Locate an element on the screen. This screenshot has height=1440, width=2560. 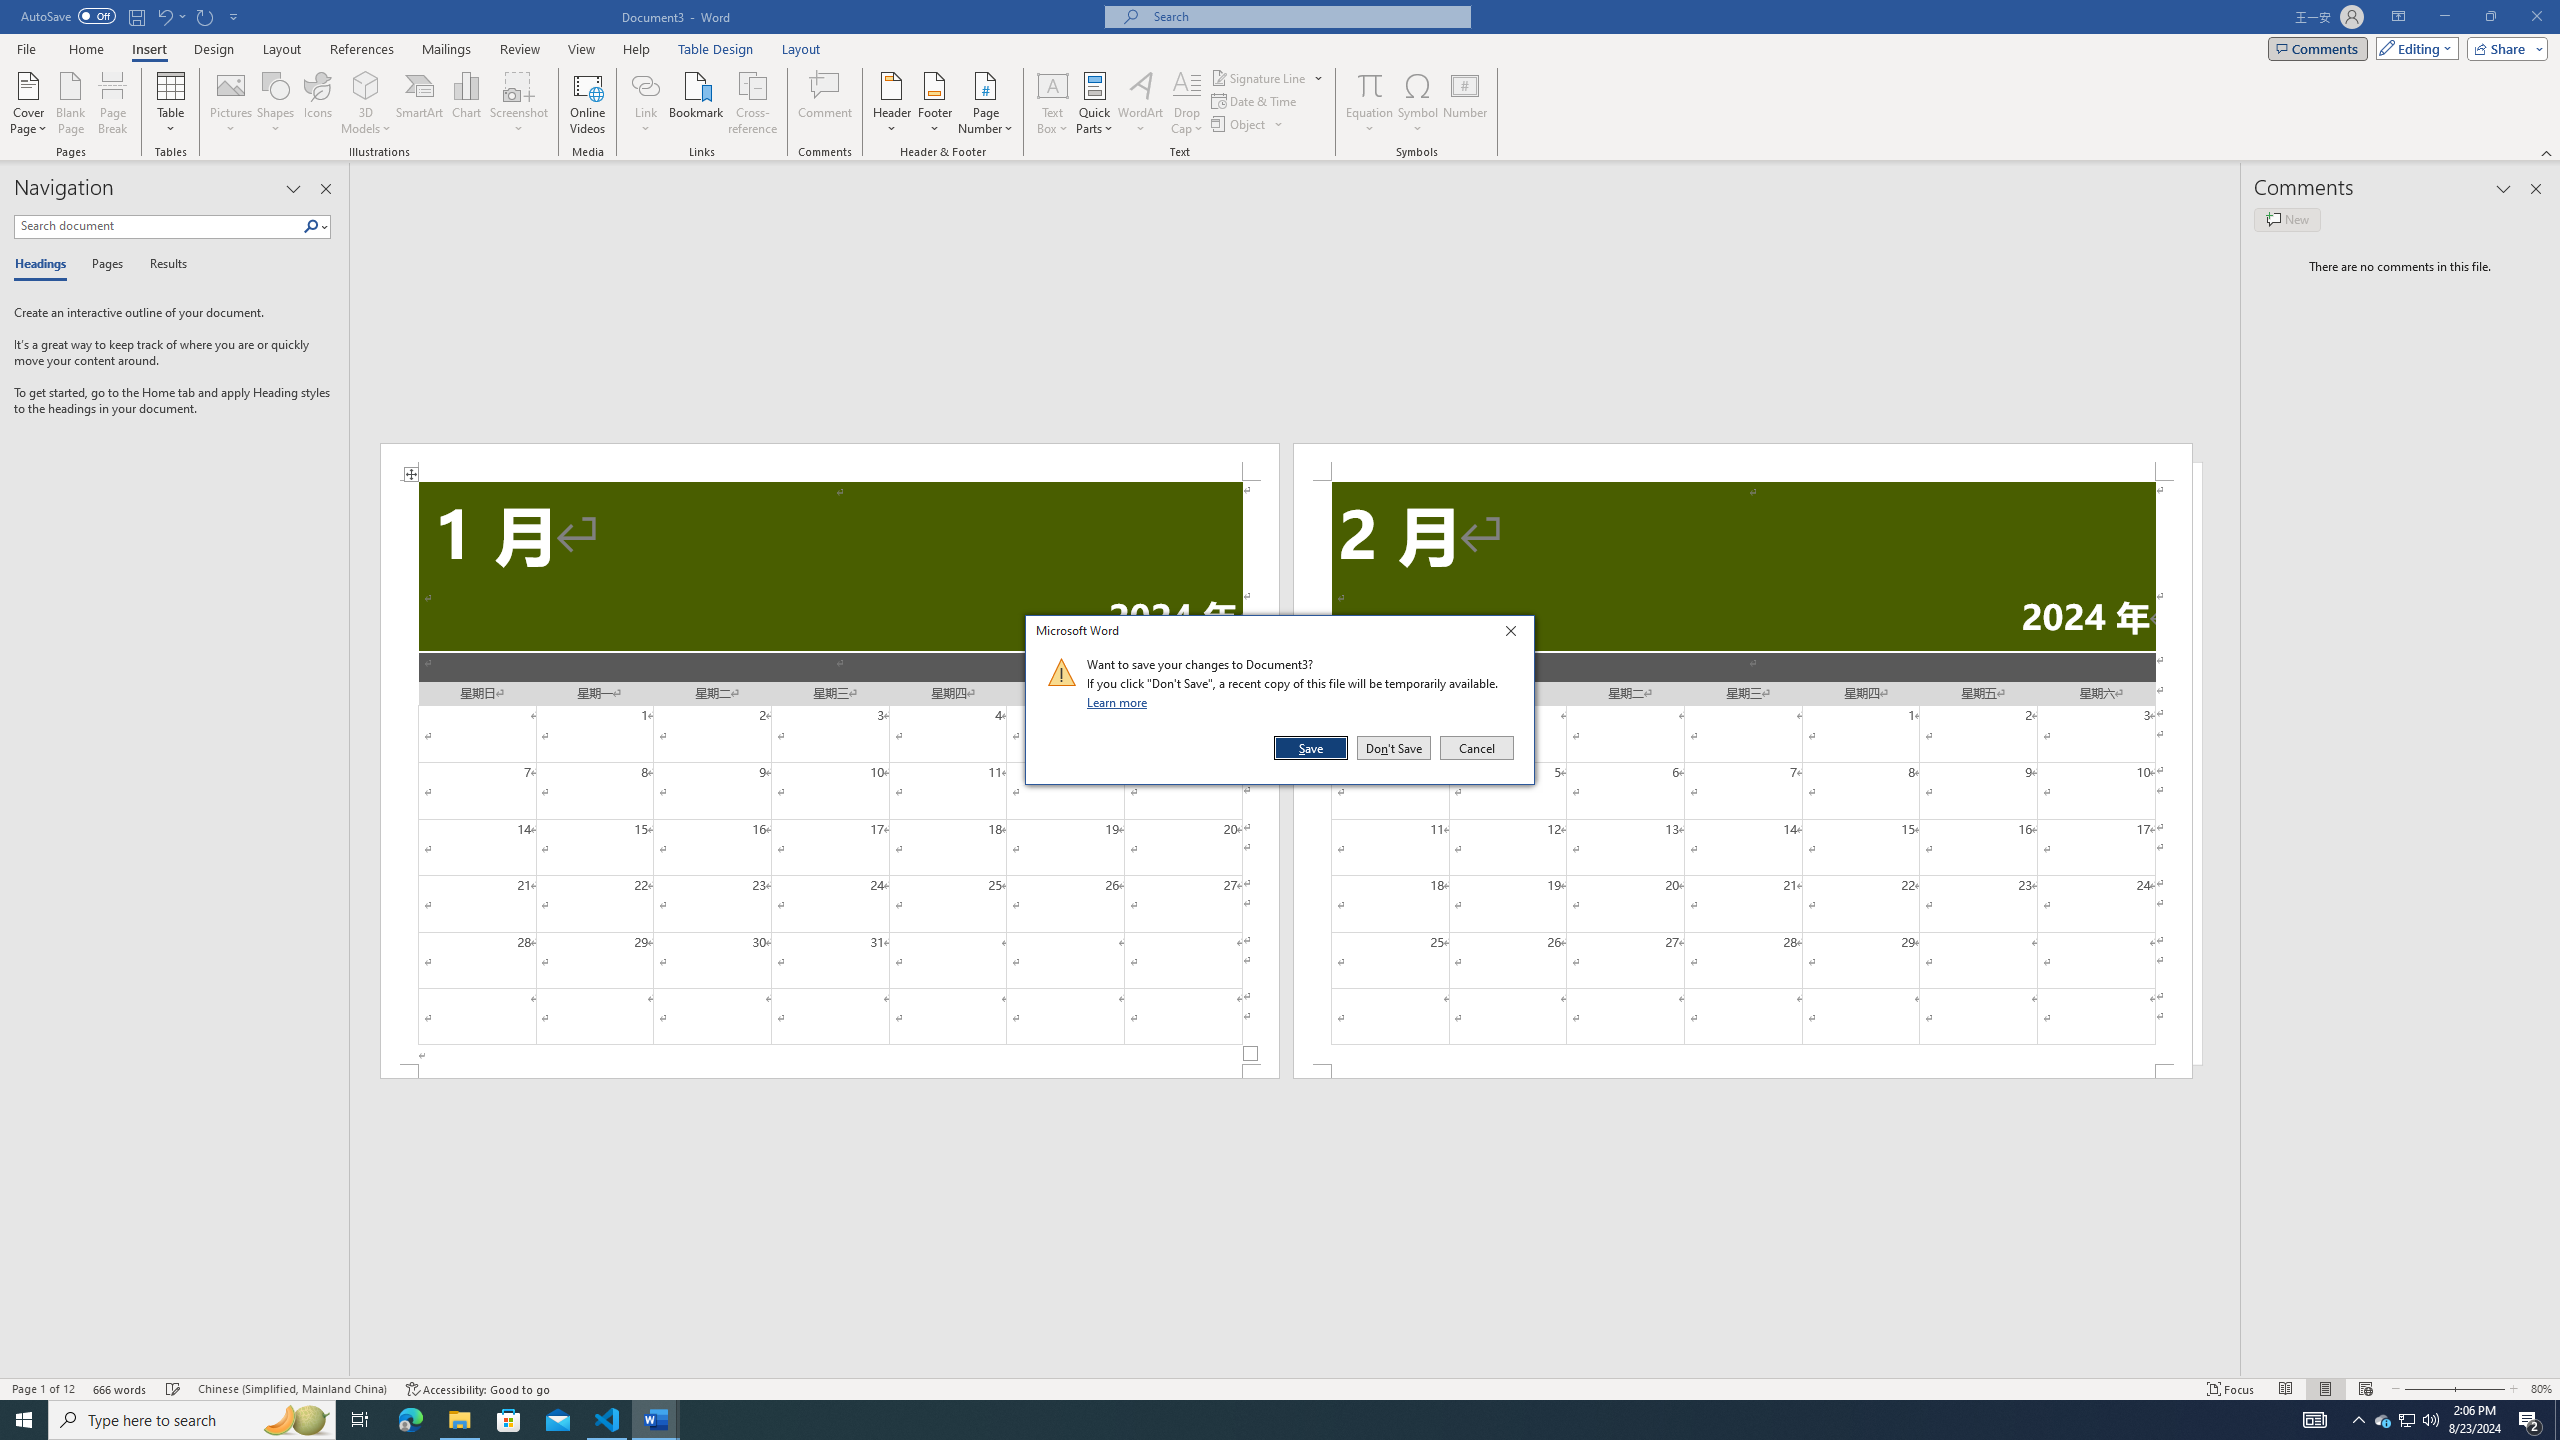
'References' is located at coordinates (362, 49).